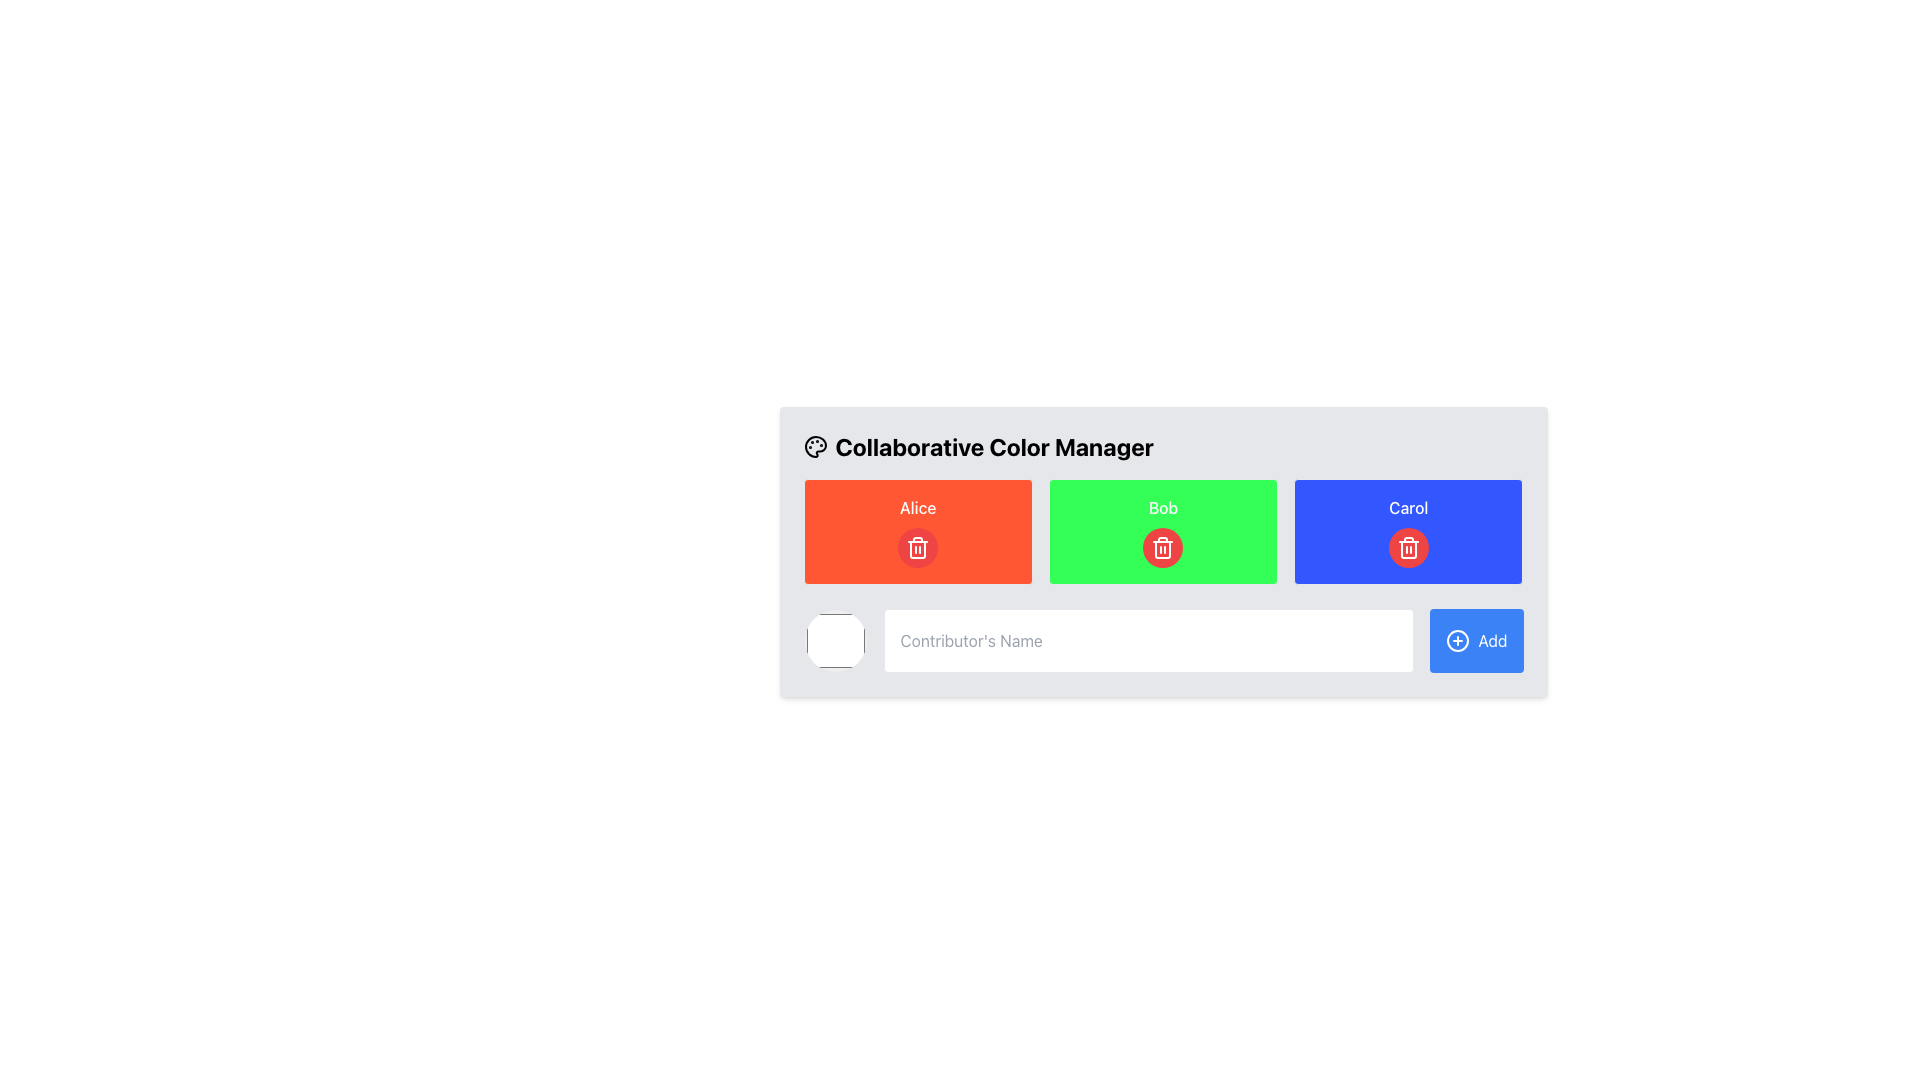 This screenshot has height=1080, width=1920. What do you see at coordinates (1163, 547) in the screenshot?
I see `the circular delete button located within the green rectangular card labeled 'Bob'` at bounding box center [1163, 547].